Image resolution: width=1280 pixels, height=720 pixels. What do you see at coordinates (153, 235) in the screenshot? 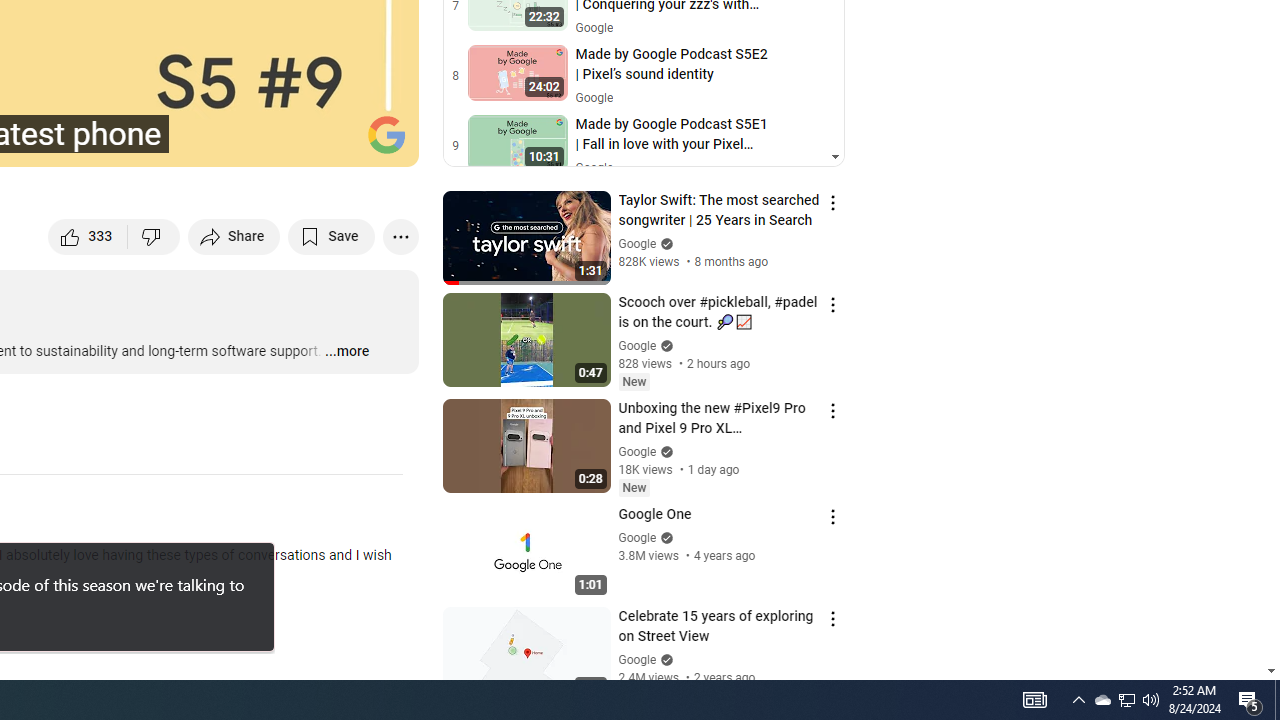
I see `'Dislike this video'` at bounding box center [153, 235].